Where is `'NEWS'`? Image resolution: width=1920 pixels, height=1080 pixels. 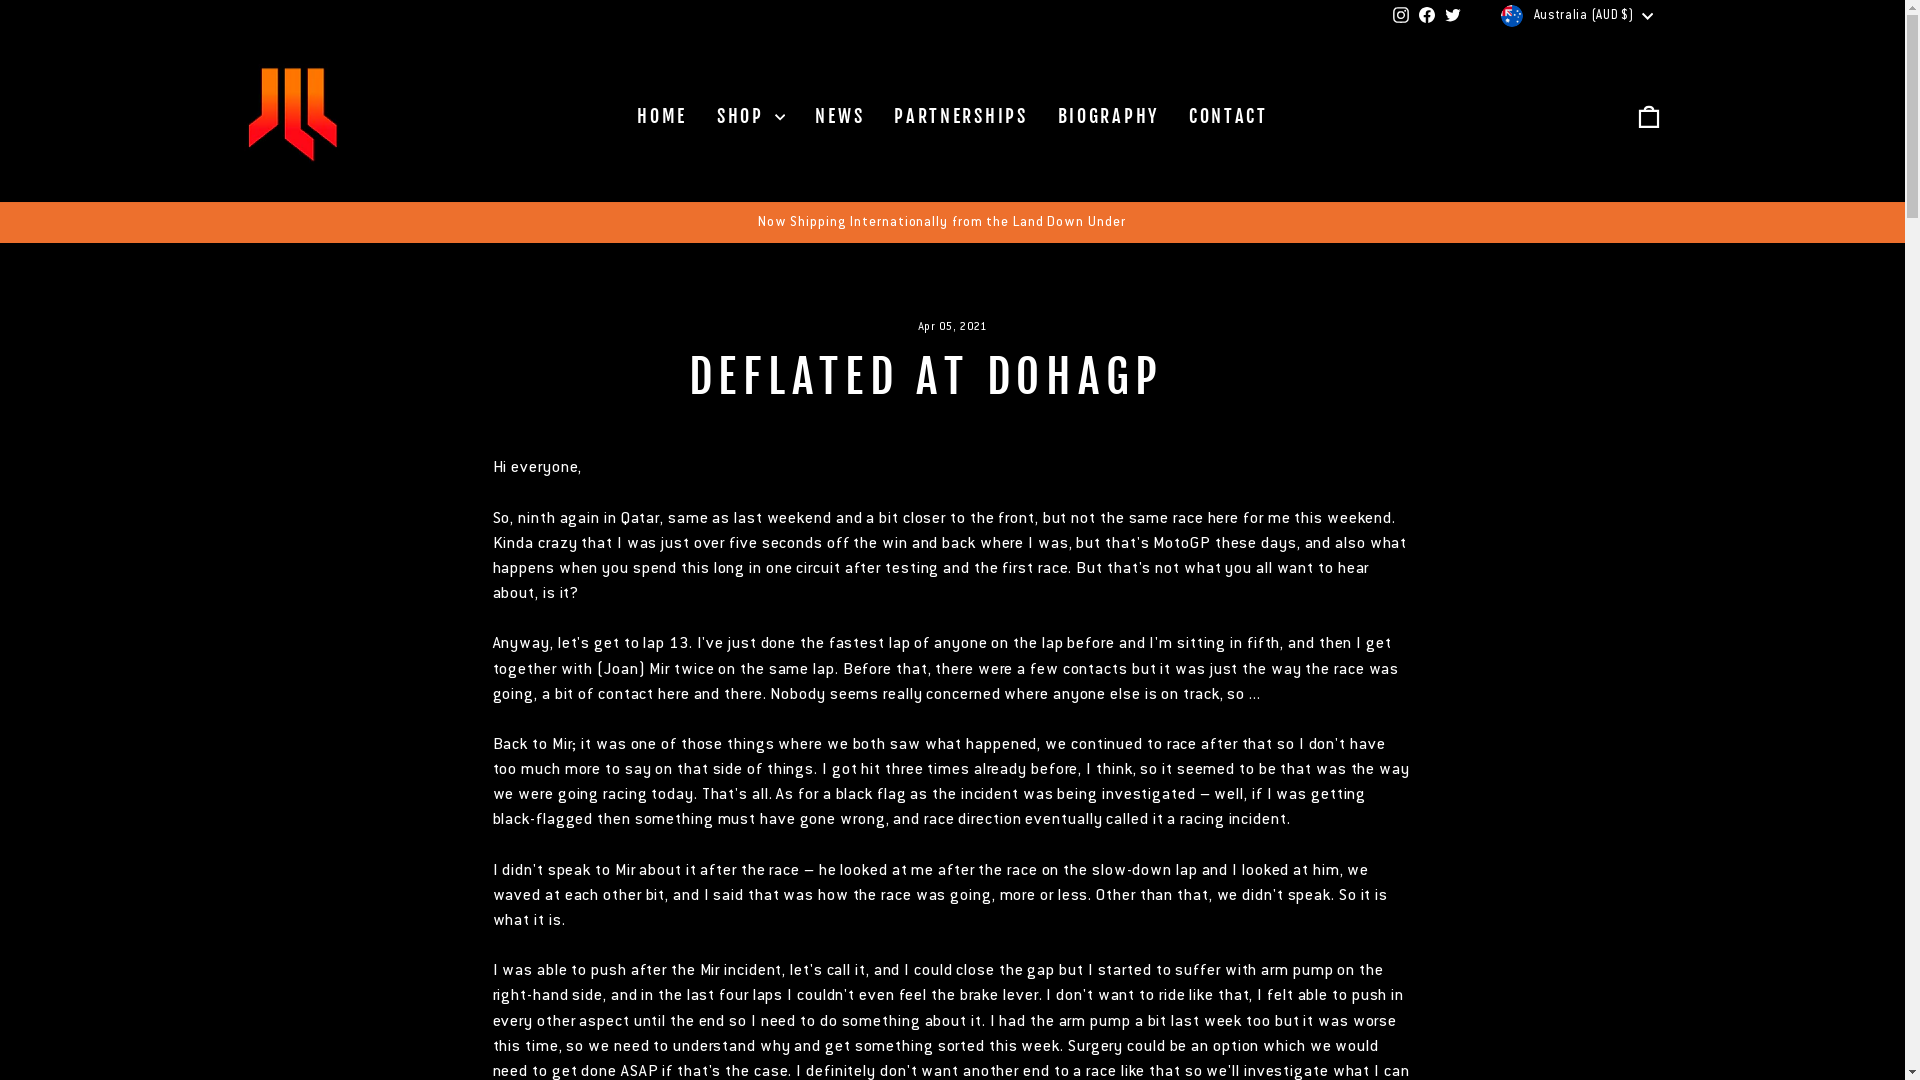
'NEWS' is located at coordinates (800, 117).